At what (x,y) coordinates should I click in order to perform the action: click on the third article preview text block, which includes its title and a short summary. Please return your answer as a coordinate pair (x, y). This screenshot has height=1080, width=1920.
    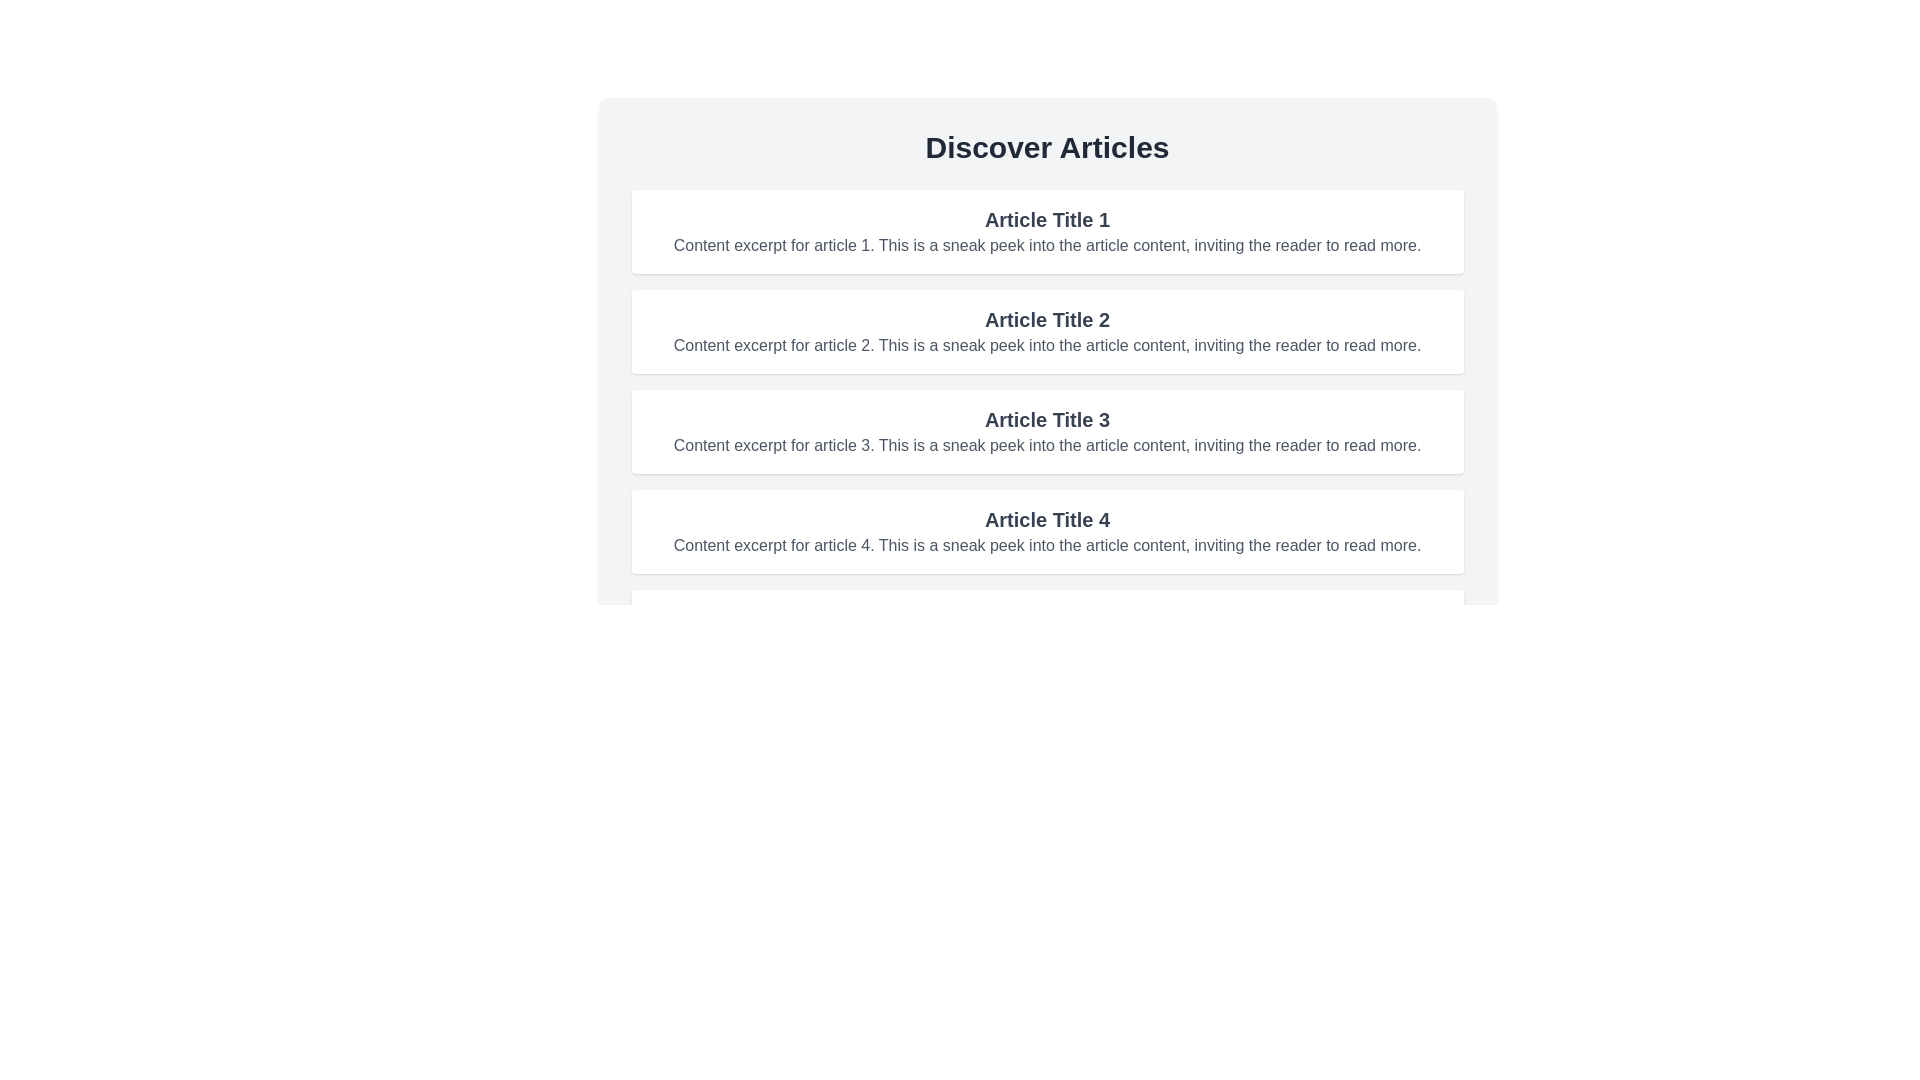
    Looking at the image, I should click on (1046, 431).